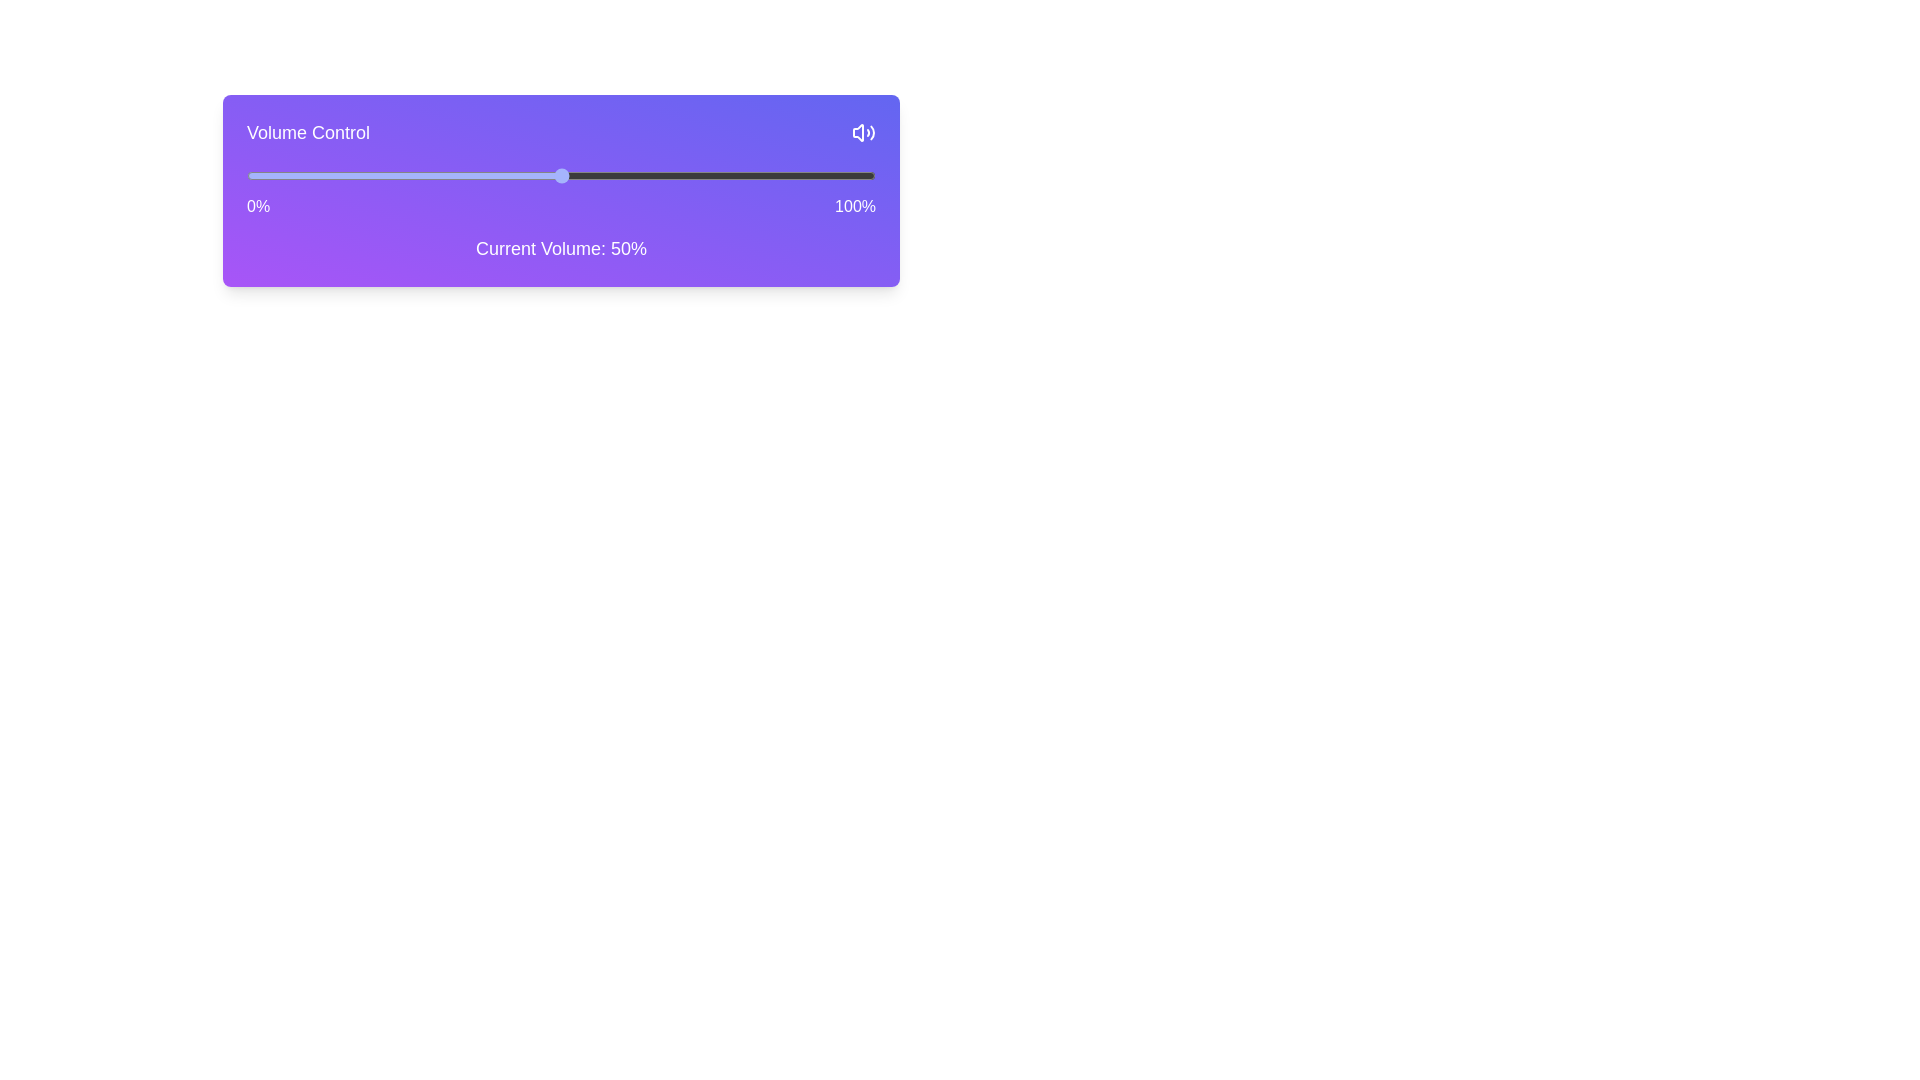  Describe the element at coordinates (560, 191) in the screenshot. I see `labels on the Volume control panel, which displays a range from '0%' to '100%' and the current volume at 'Current Volume: 50%'` at that location.